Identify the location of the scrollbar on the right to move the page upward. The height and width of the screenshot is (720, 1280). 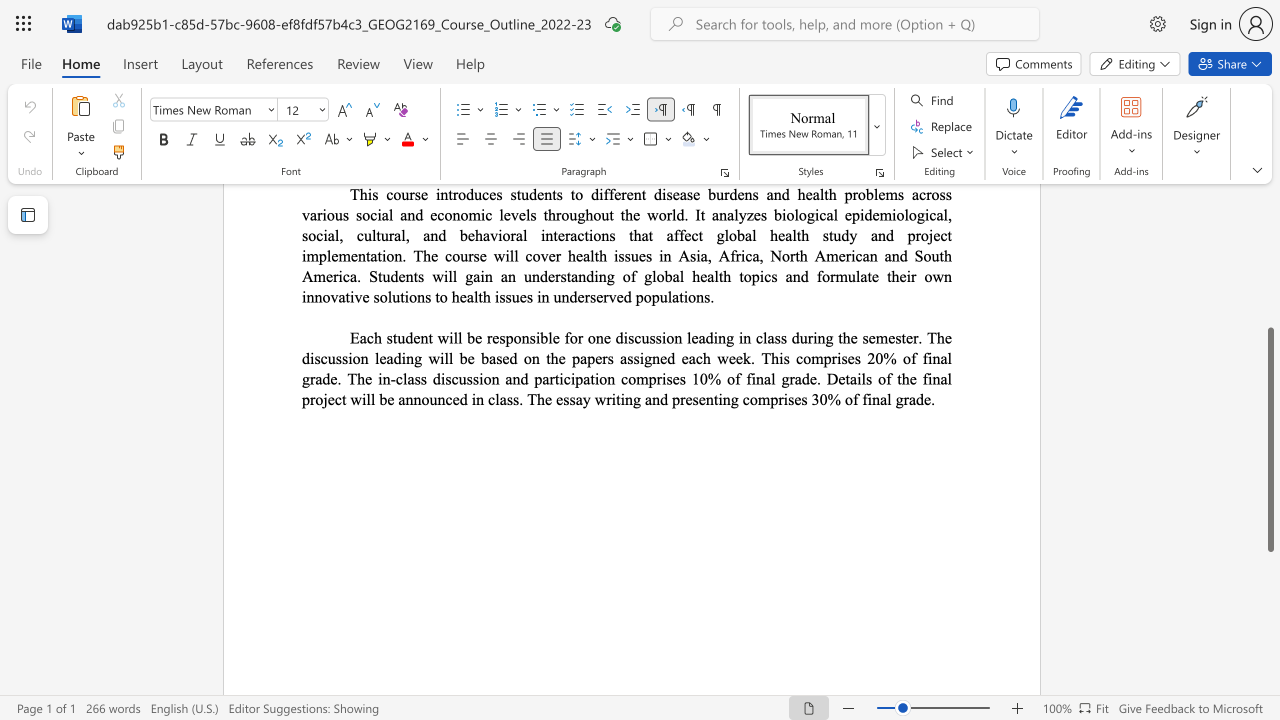
(1269, 310).